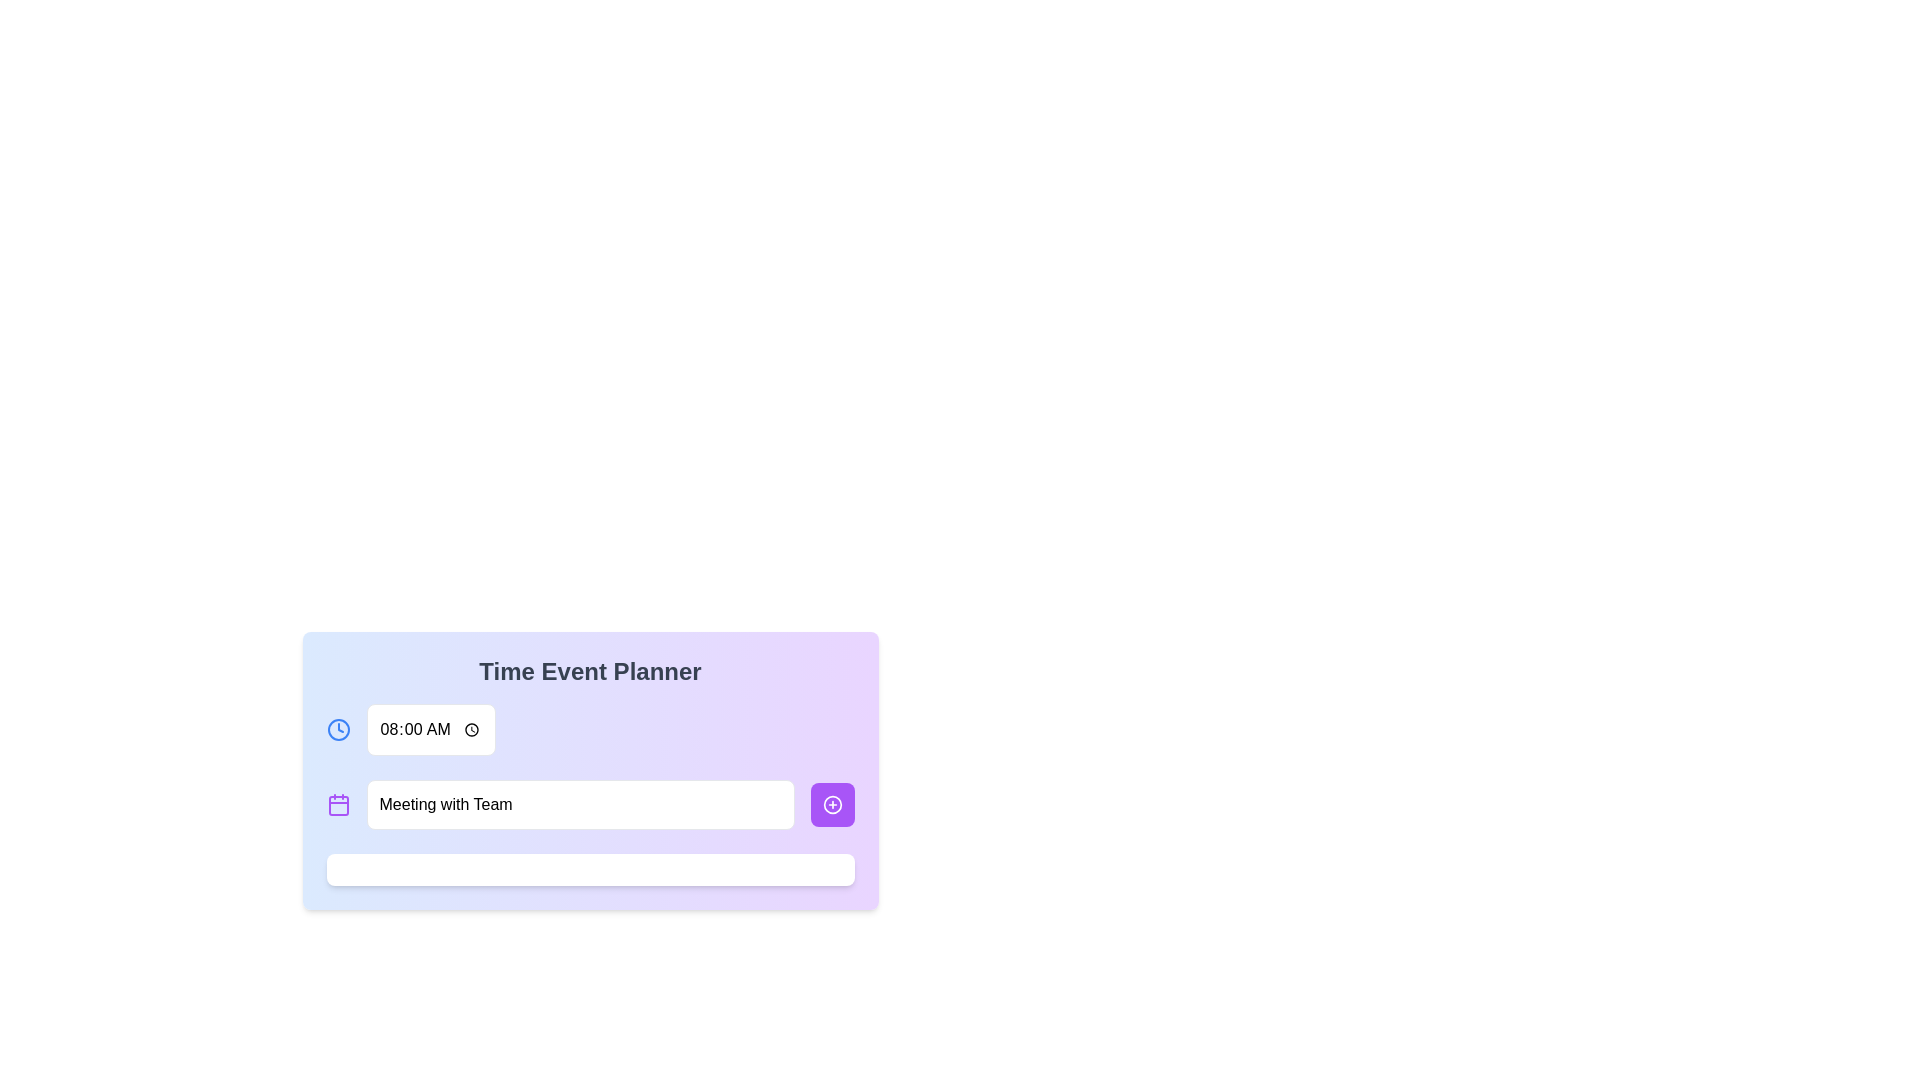 The height and width of the screenshot is (1080, 1920). Describe the element at coordinates (832, 804) in the screenshot. I see `the Icon button located at the rightmost end of the second input row, contained within a purple rounded square` at that location.